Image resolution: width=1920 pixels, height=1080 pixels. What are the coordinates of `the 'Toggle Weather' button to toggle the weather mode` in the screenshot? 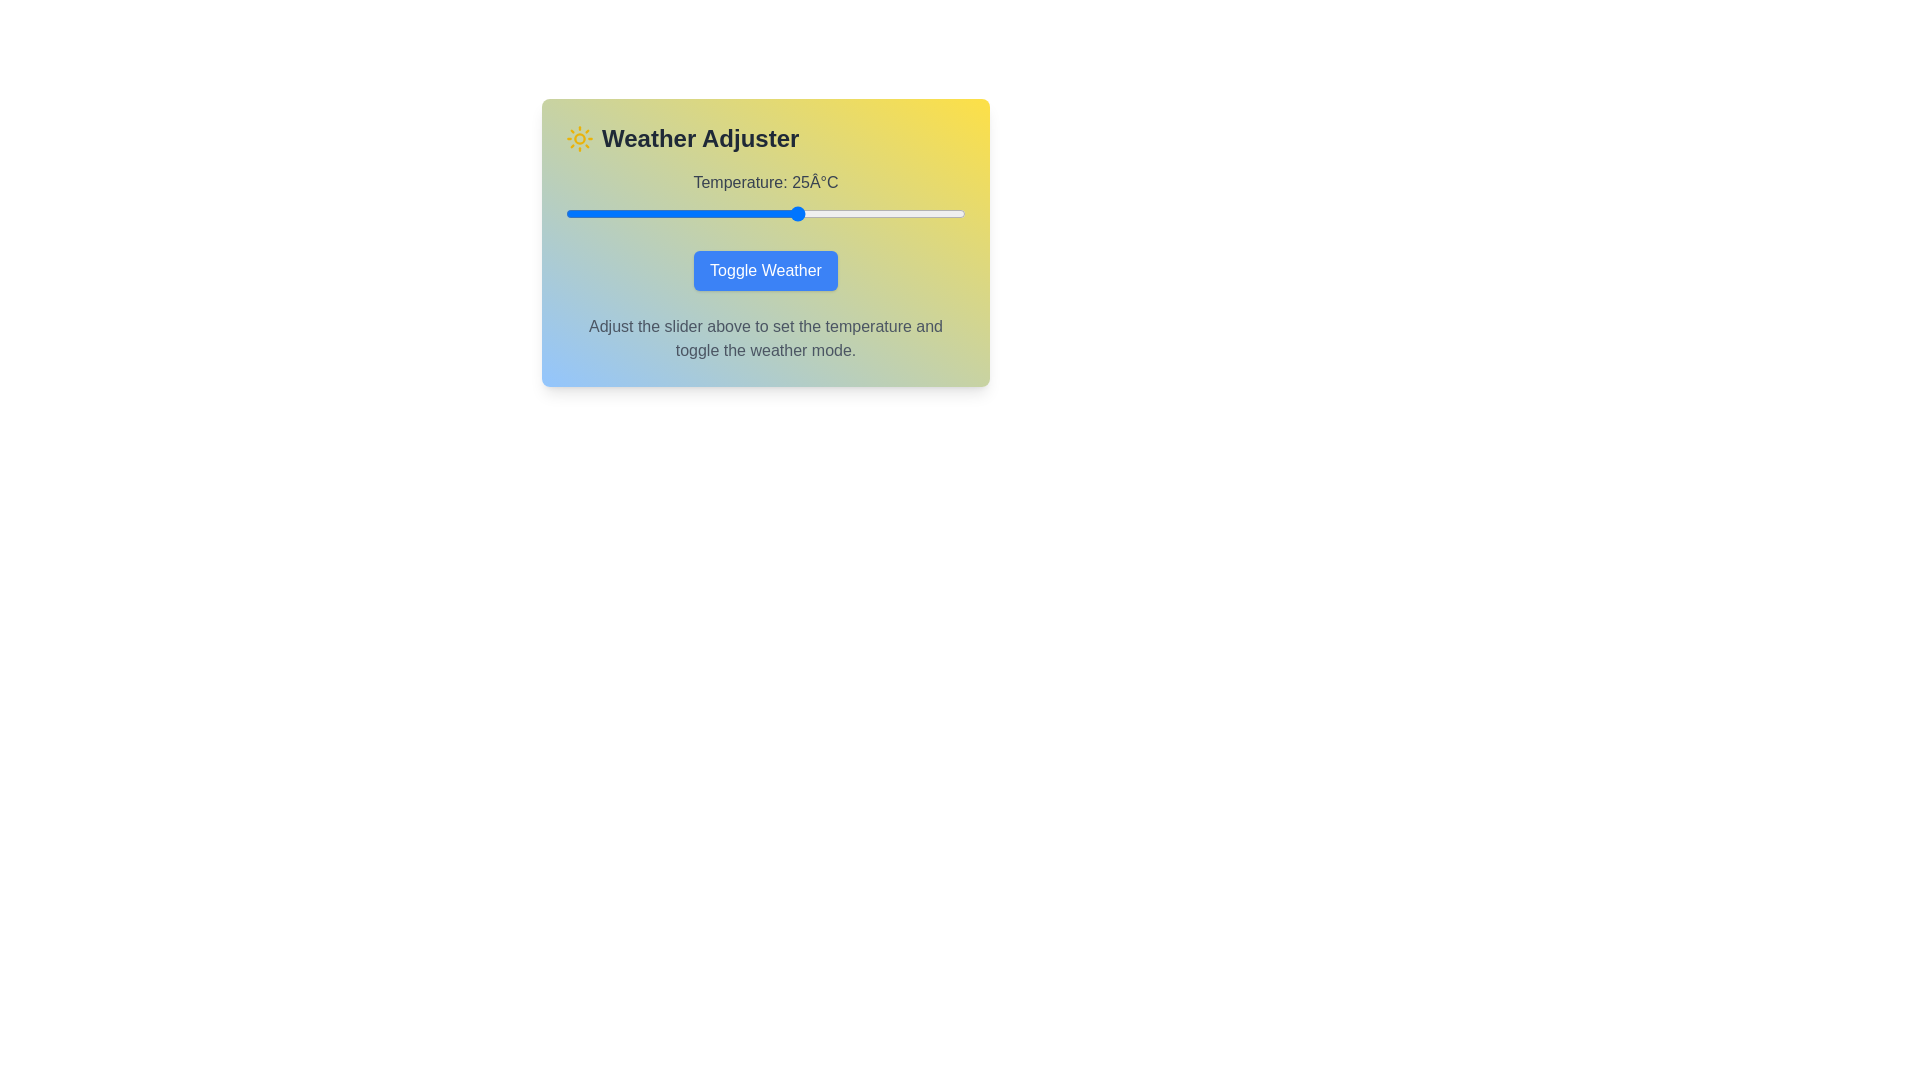 It's located at (765, 270).